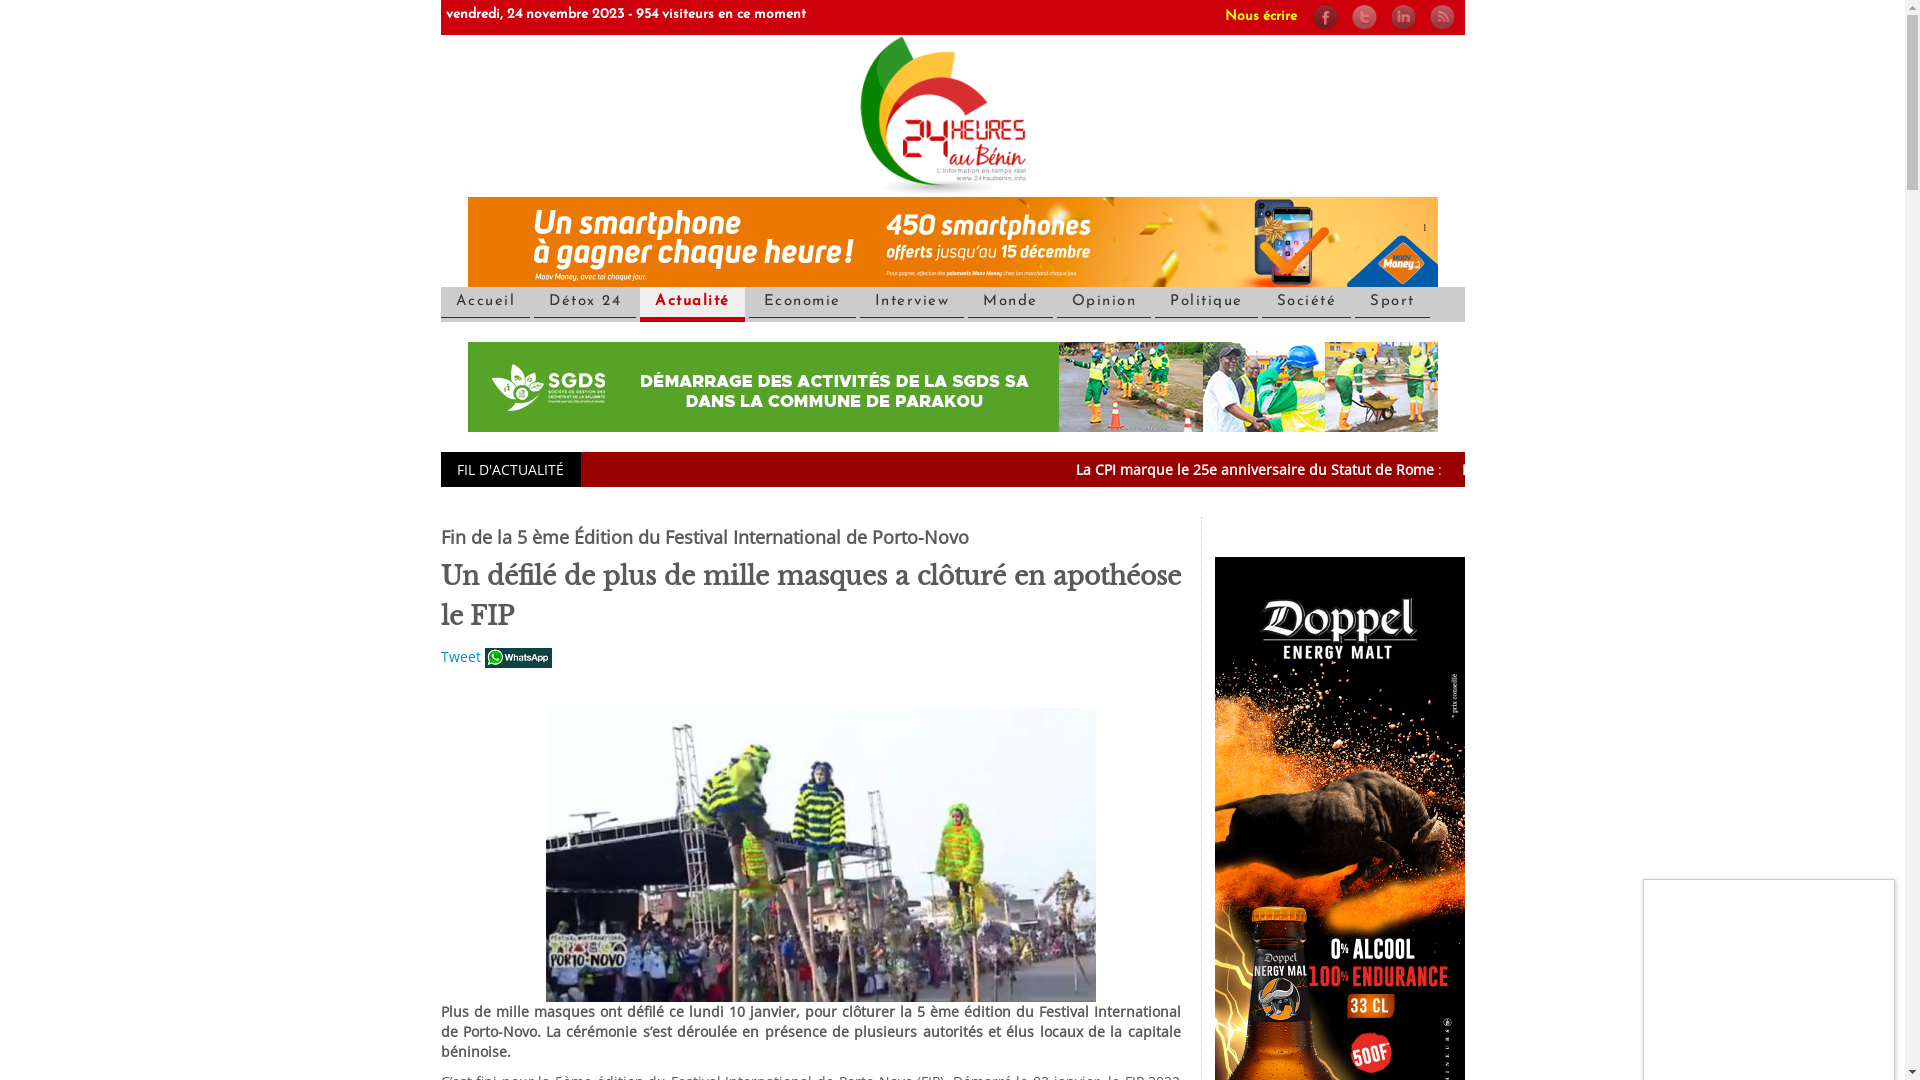  I want to click on 'Politique', so click(1205, 302).